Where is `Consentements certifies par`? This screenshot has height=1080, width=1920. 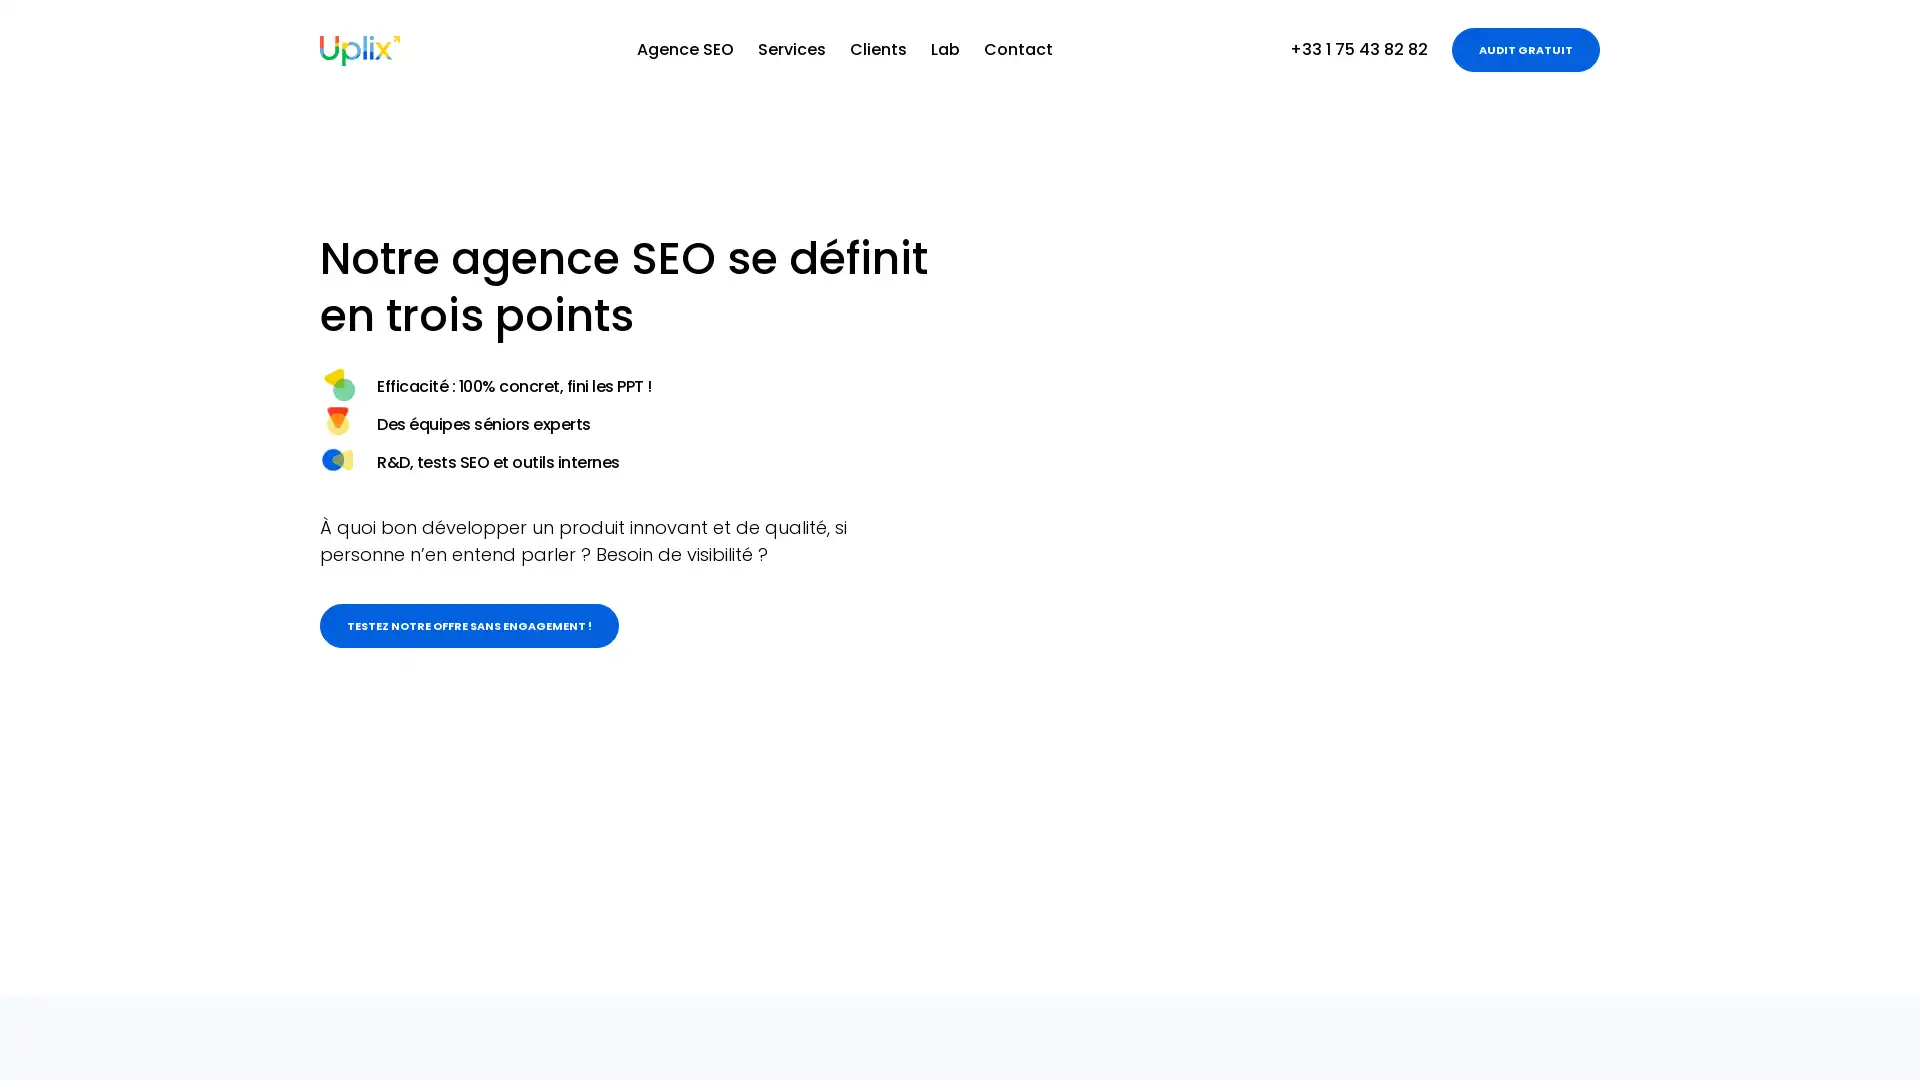 Consentements certifies par is located at coordinates (1688, 945).